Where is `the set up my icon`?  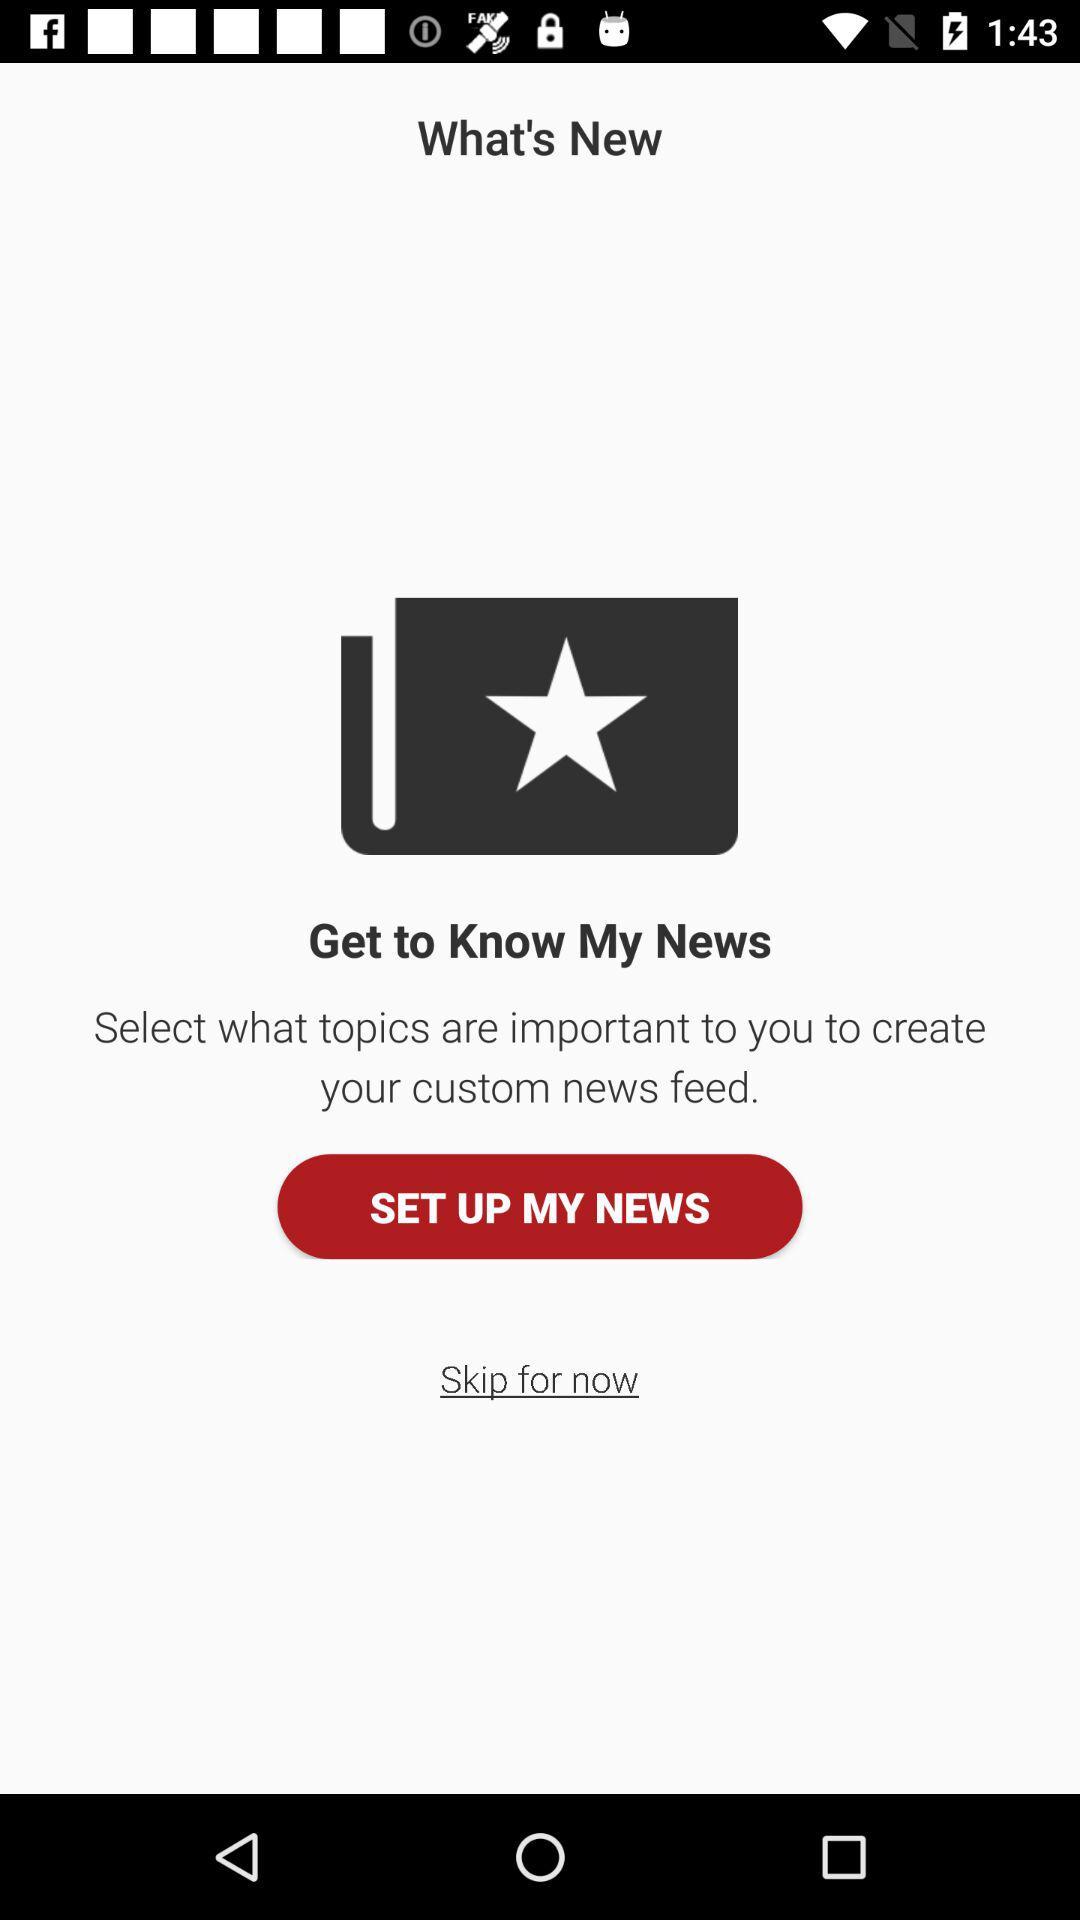 the set up my icon is located at coordinates (540, 1205).